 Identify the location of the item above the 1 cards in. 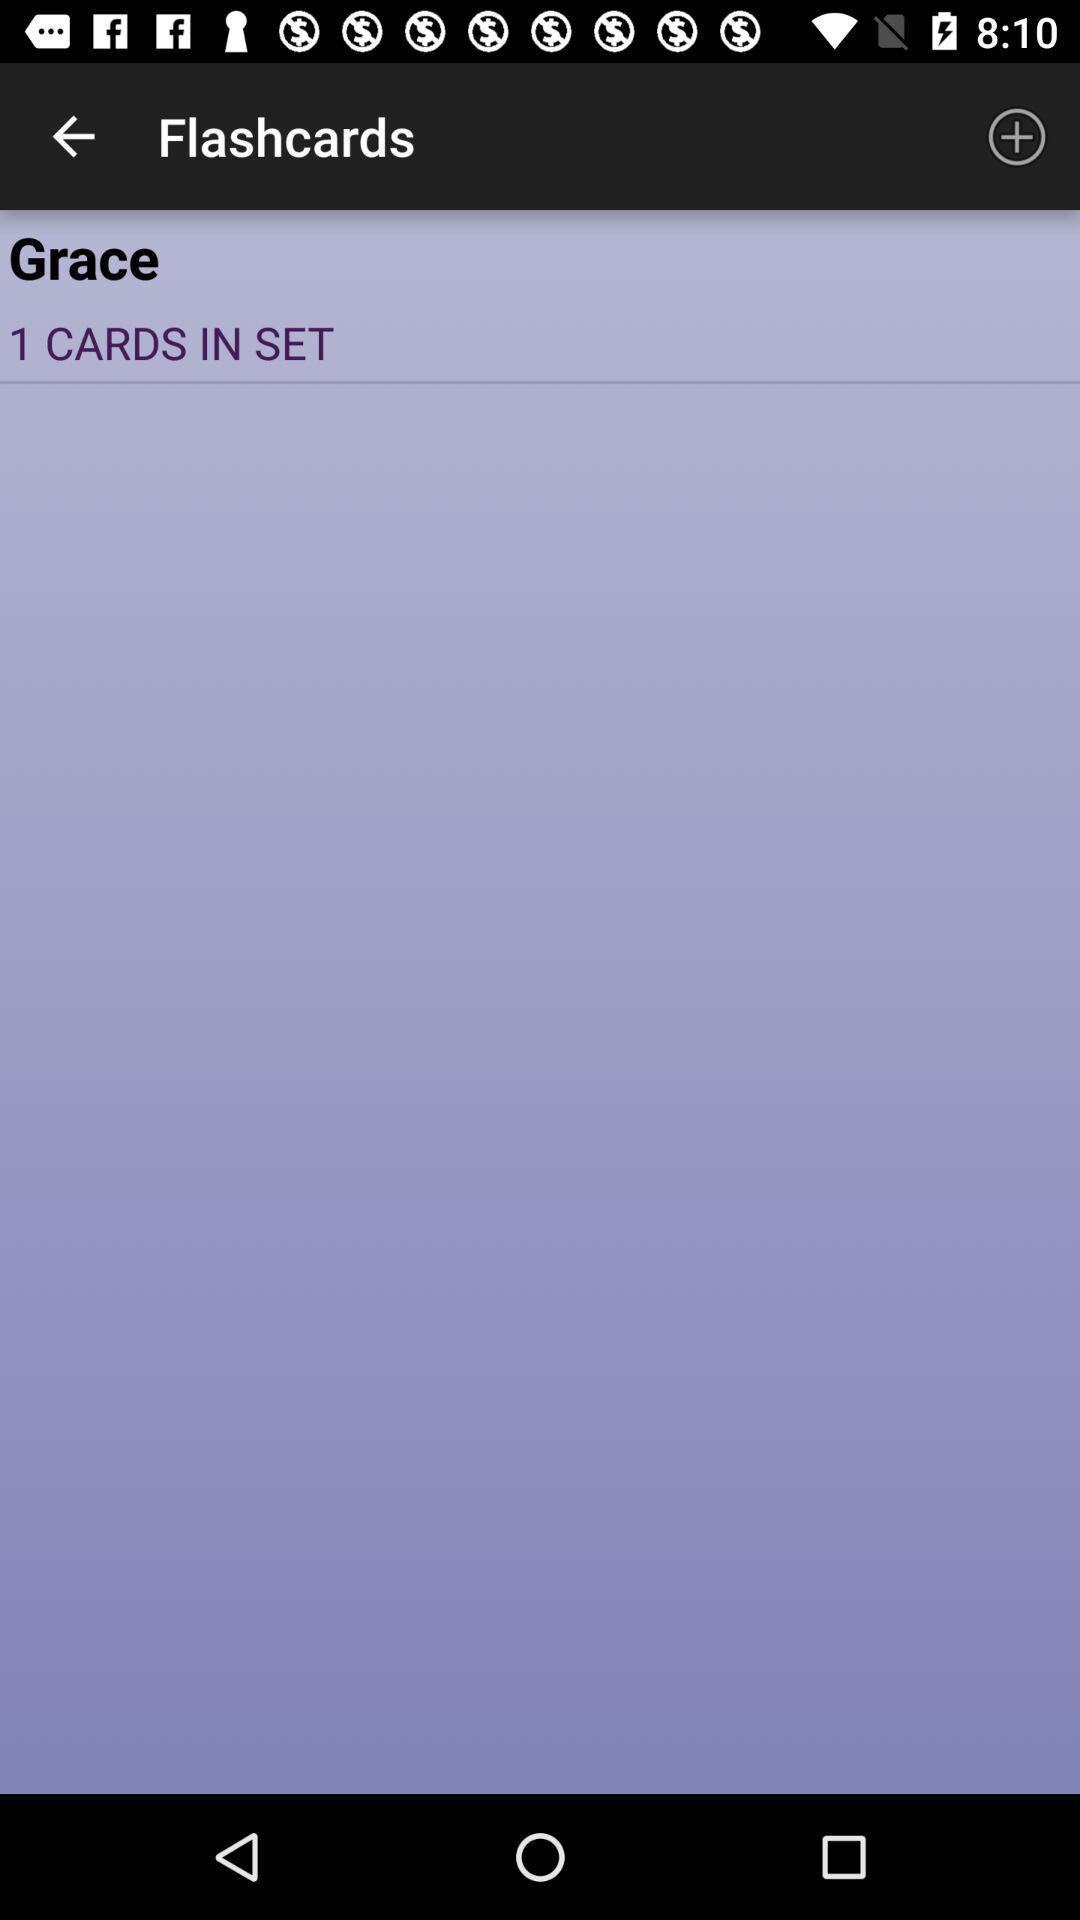
(540, 255).